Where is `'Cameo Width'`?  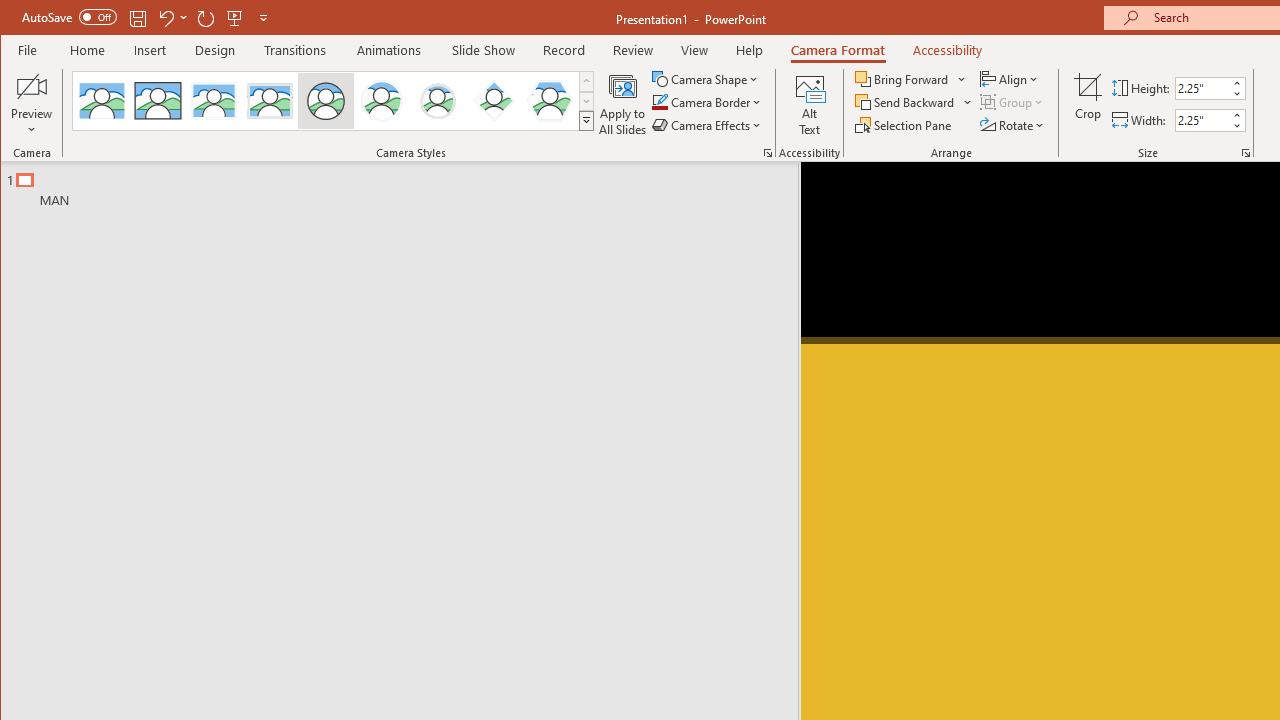
'Cameo Width' is located at coordinates (1200, 120).